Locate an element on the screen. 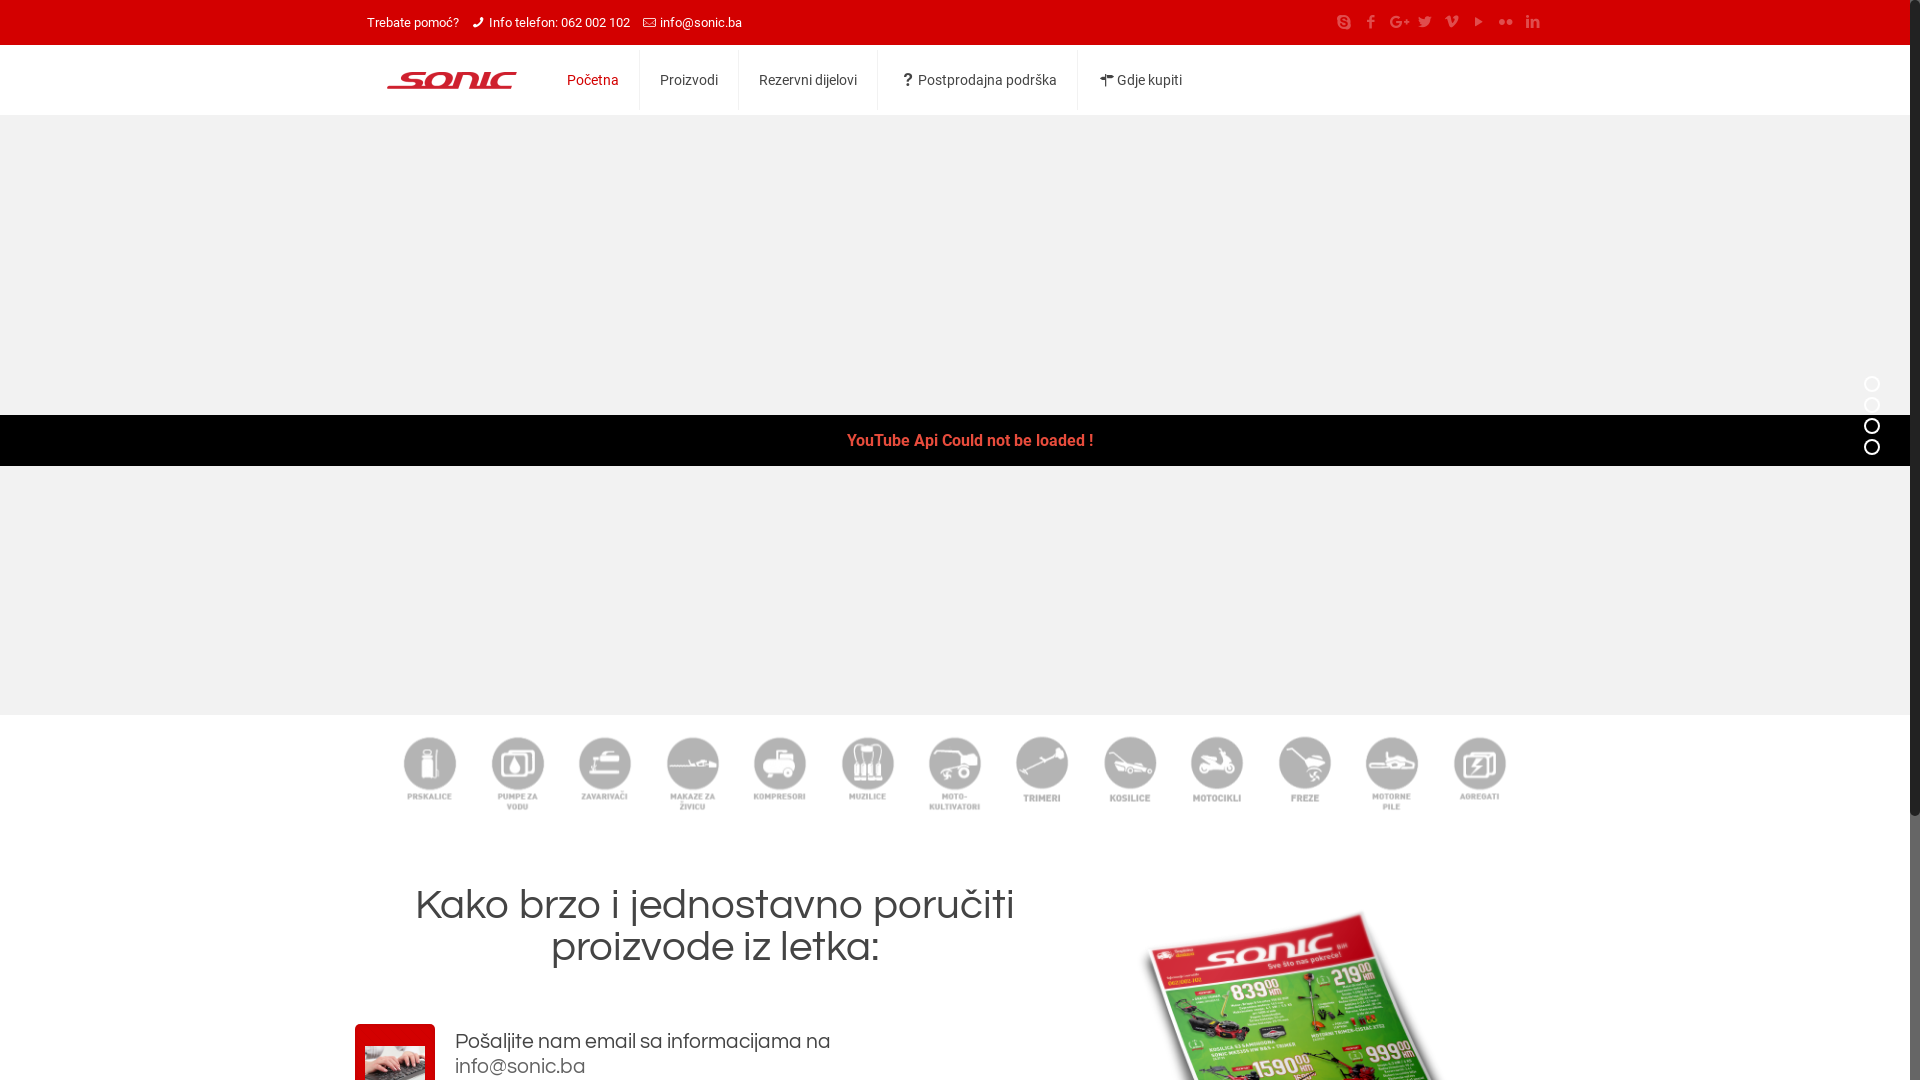  'Motocikli' is located at coordinates (1216, 771).